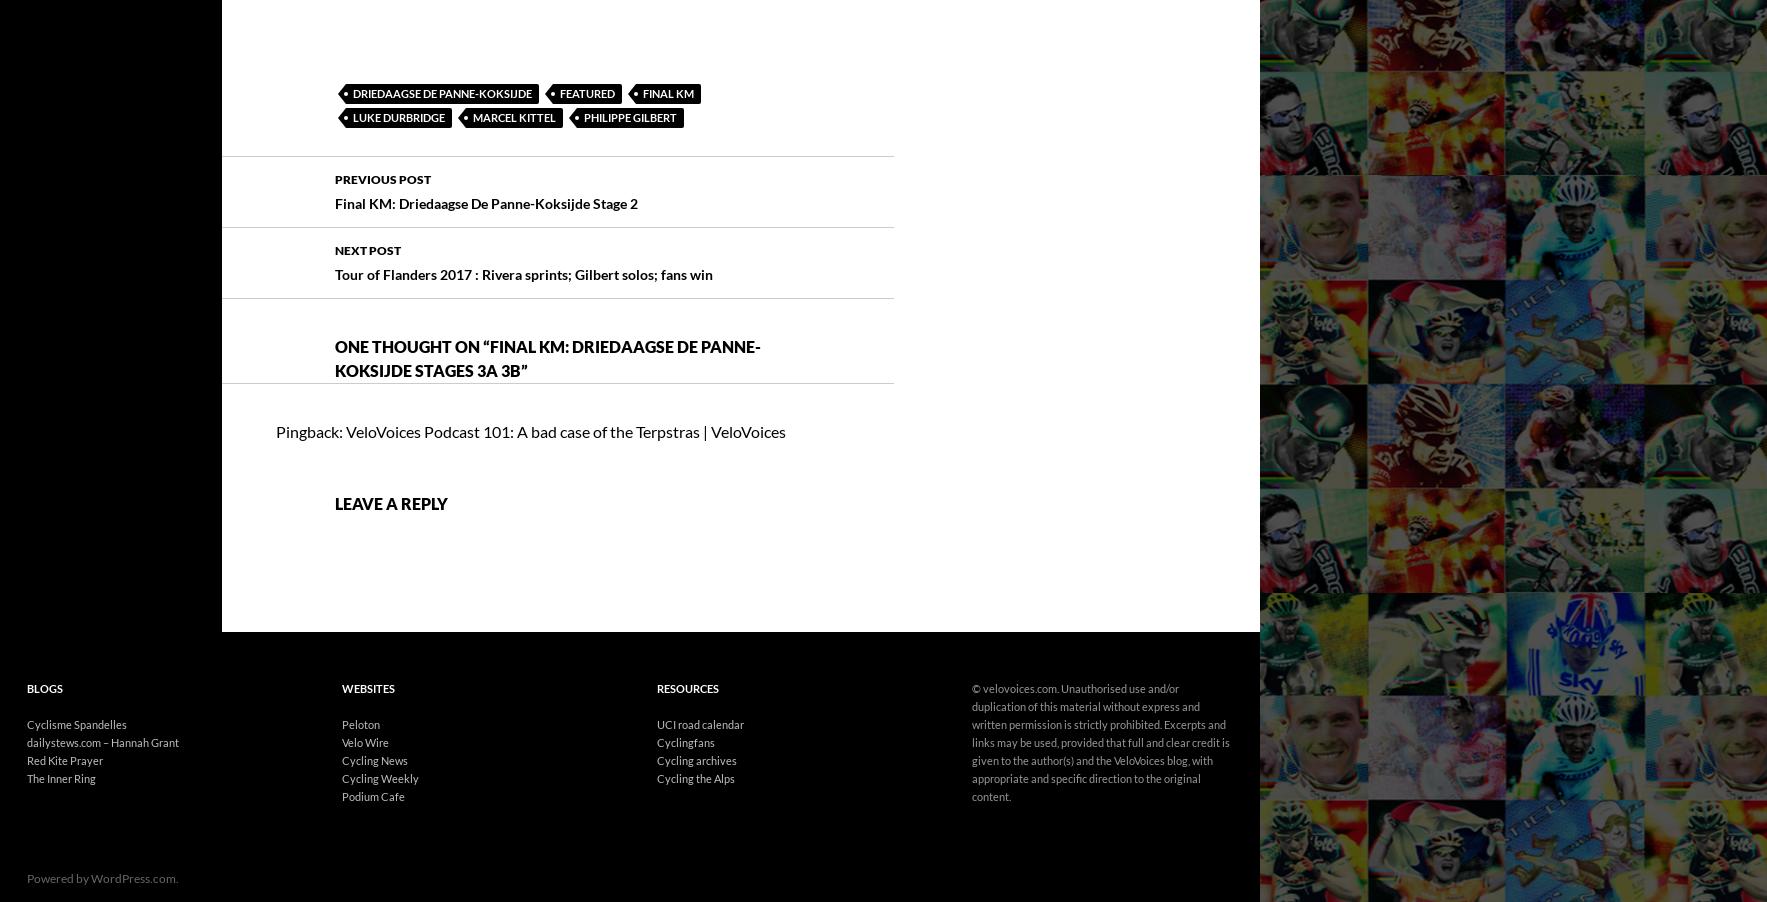 The height and width of the screenshot is (902, 1767). I want to click on 'Peloton', so click(360, 667).